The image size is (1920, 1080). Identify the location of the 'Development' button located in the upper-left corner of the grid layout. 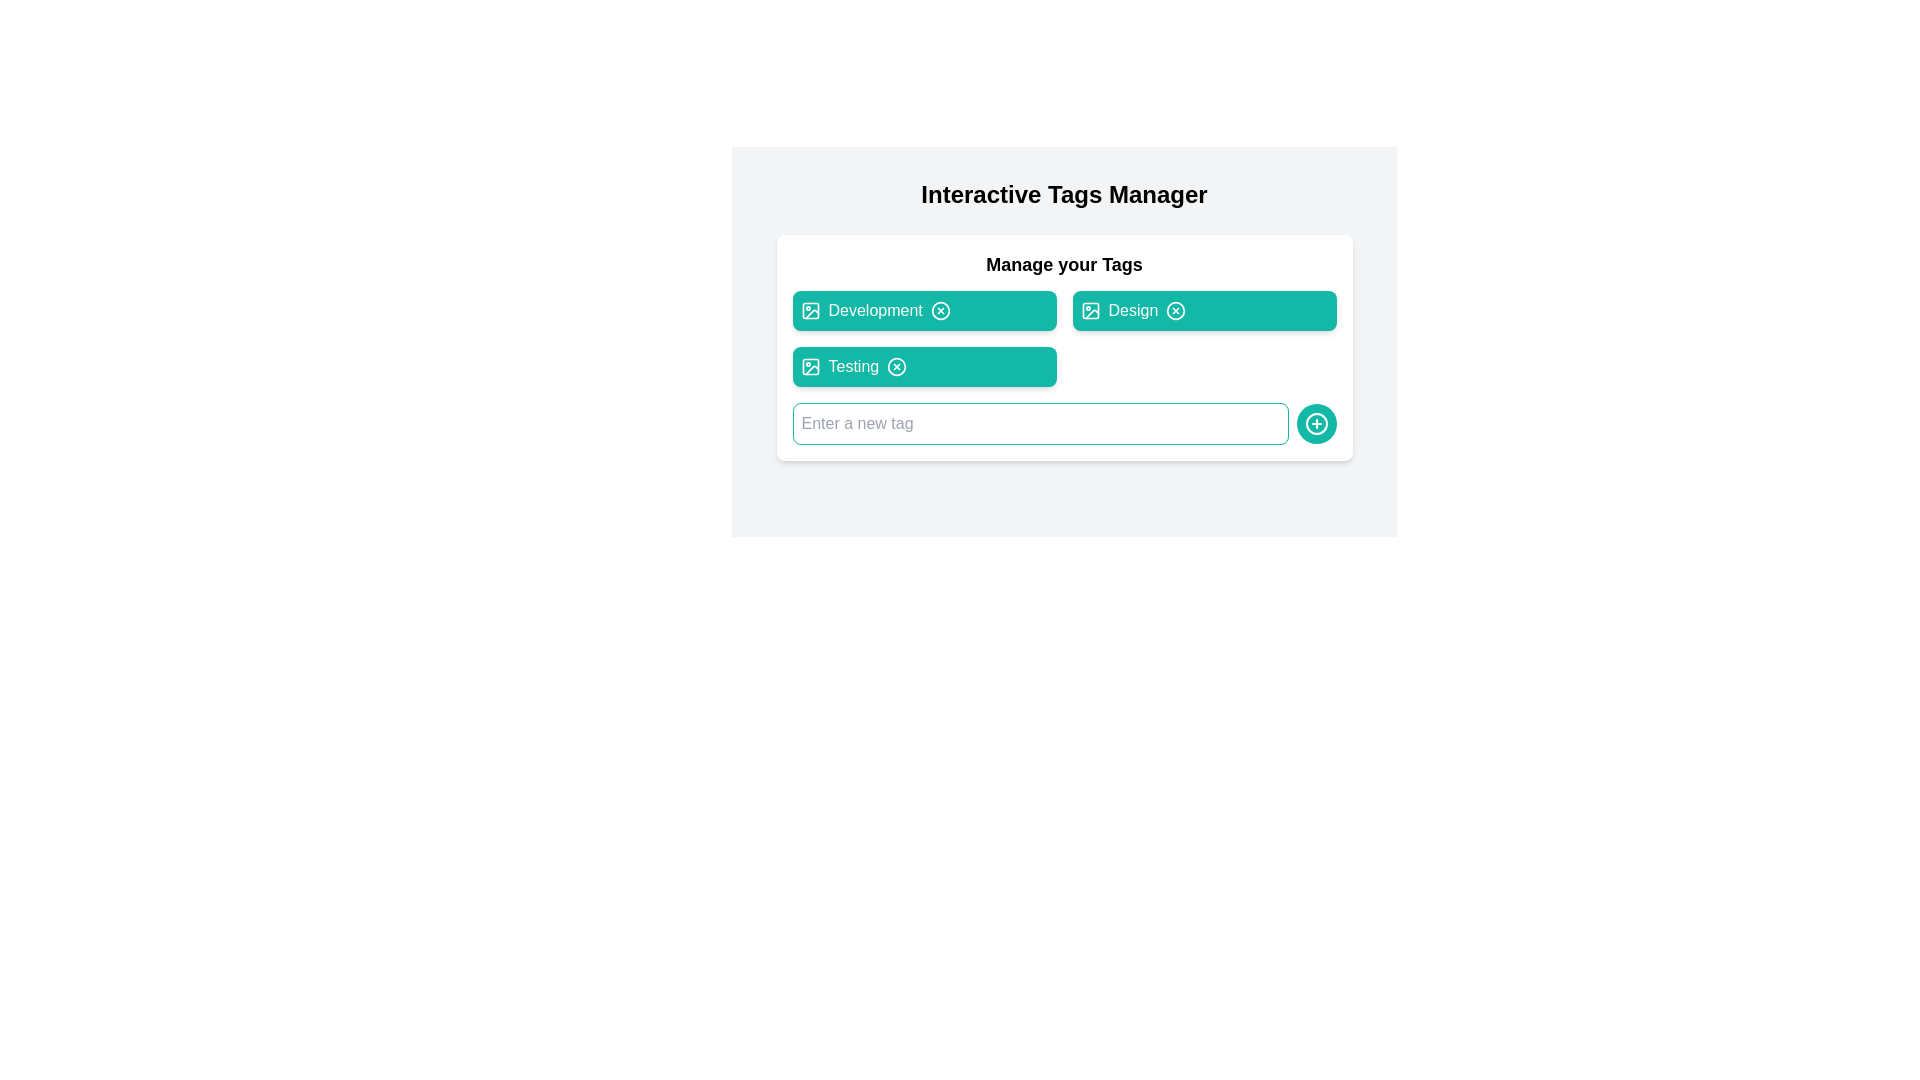
(923, 311).